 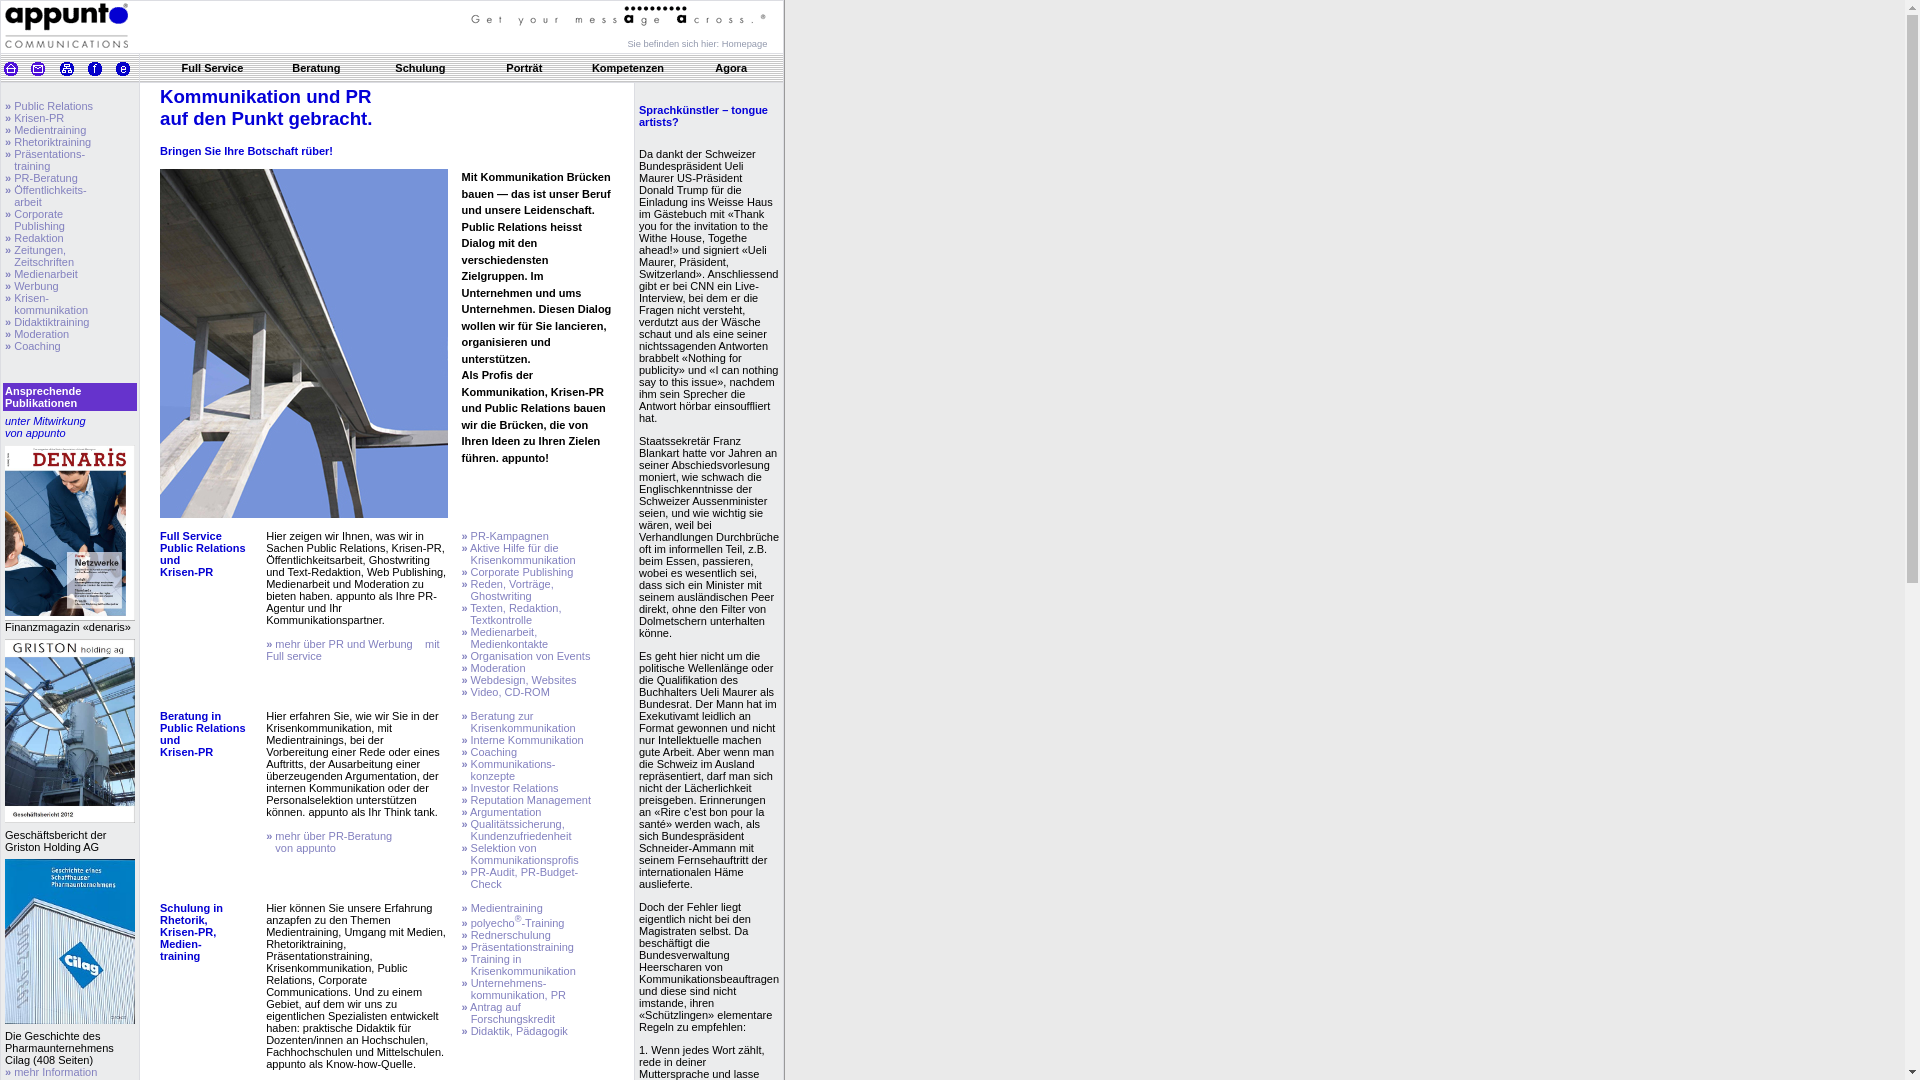 What do you see at coordinates (230, 87) in the screenshot?
I see `'coach outlet stores locations'` at bounding box center [230, 87].